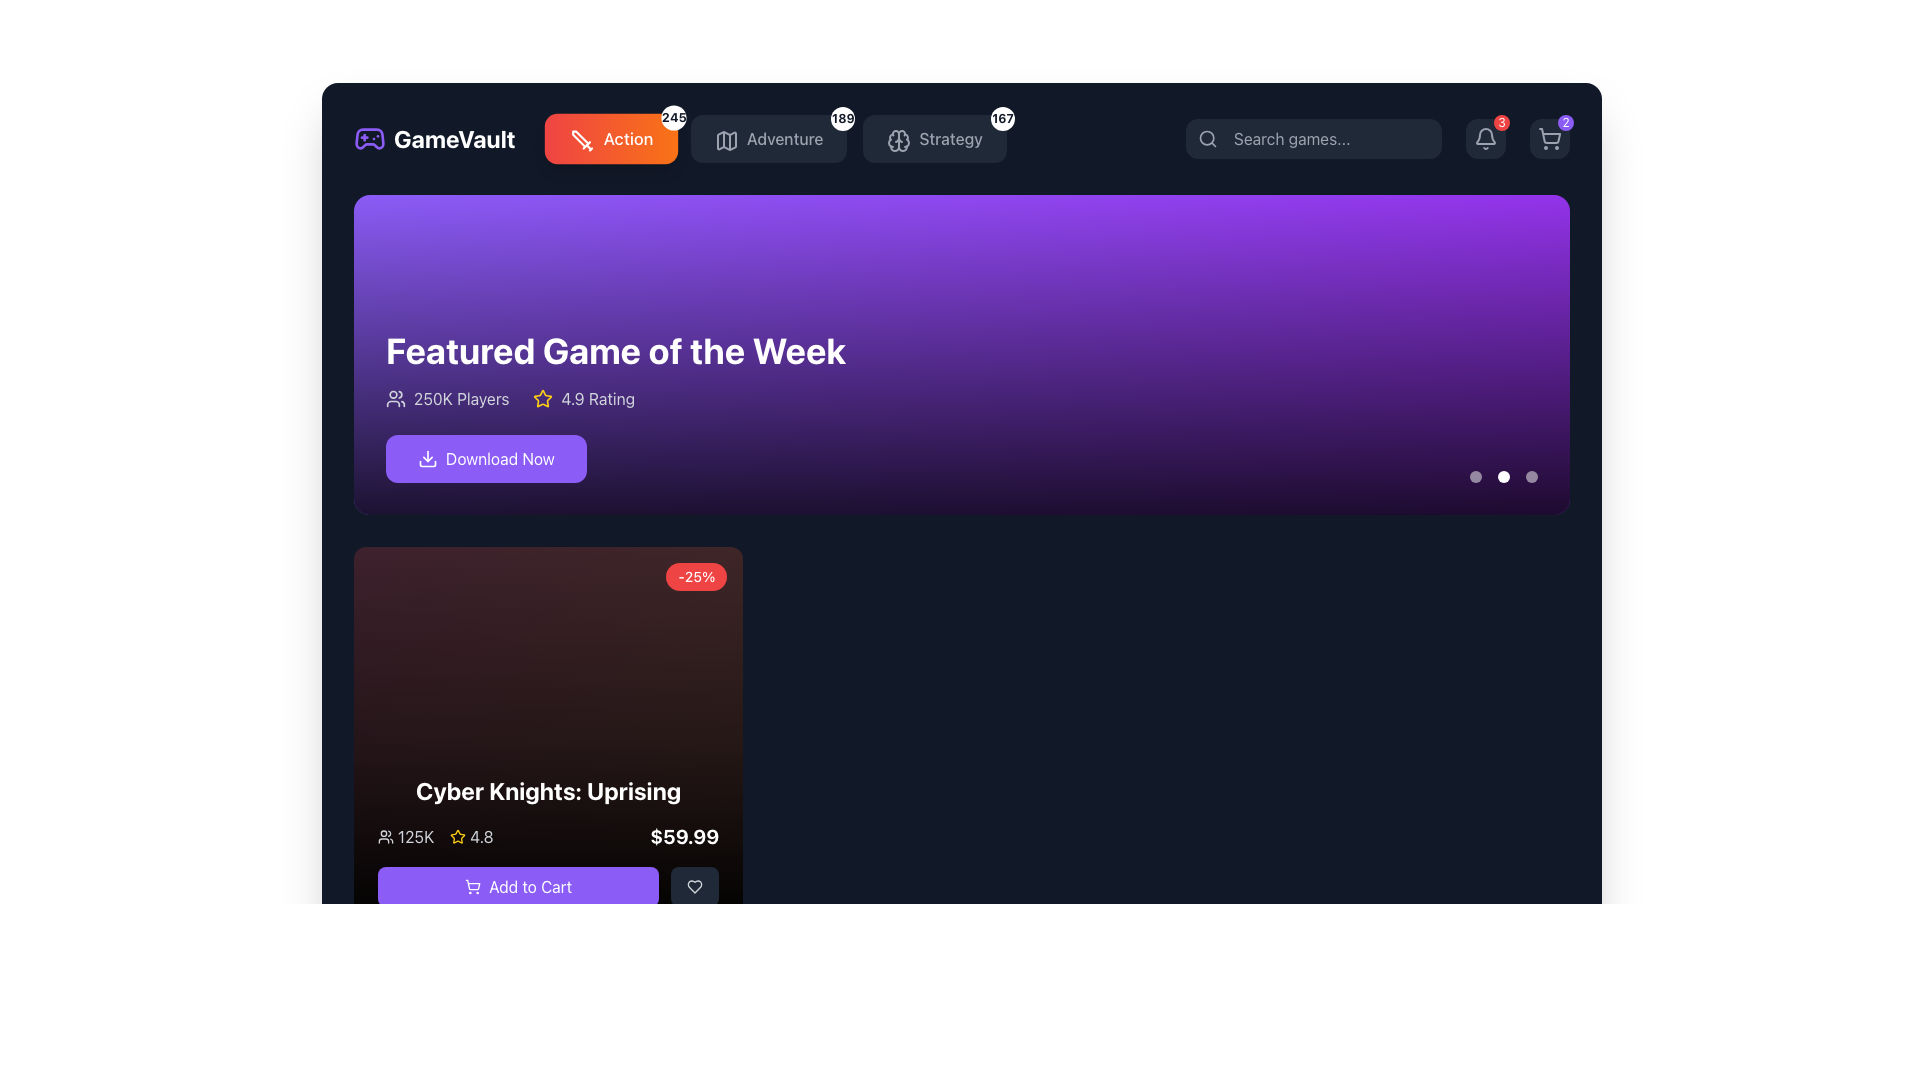 The width and height of the screenshot is (1920, 1080). What do you see at coordinates (472, 886) in the screenshot?
I see `the shopping cart icon located inside the 'Add to Cart' button beneath the product description for 'Cyber Knights: Uprising'` at bounding box center [472, 886].